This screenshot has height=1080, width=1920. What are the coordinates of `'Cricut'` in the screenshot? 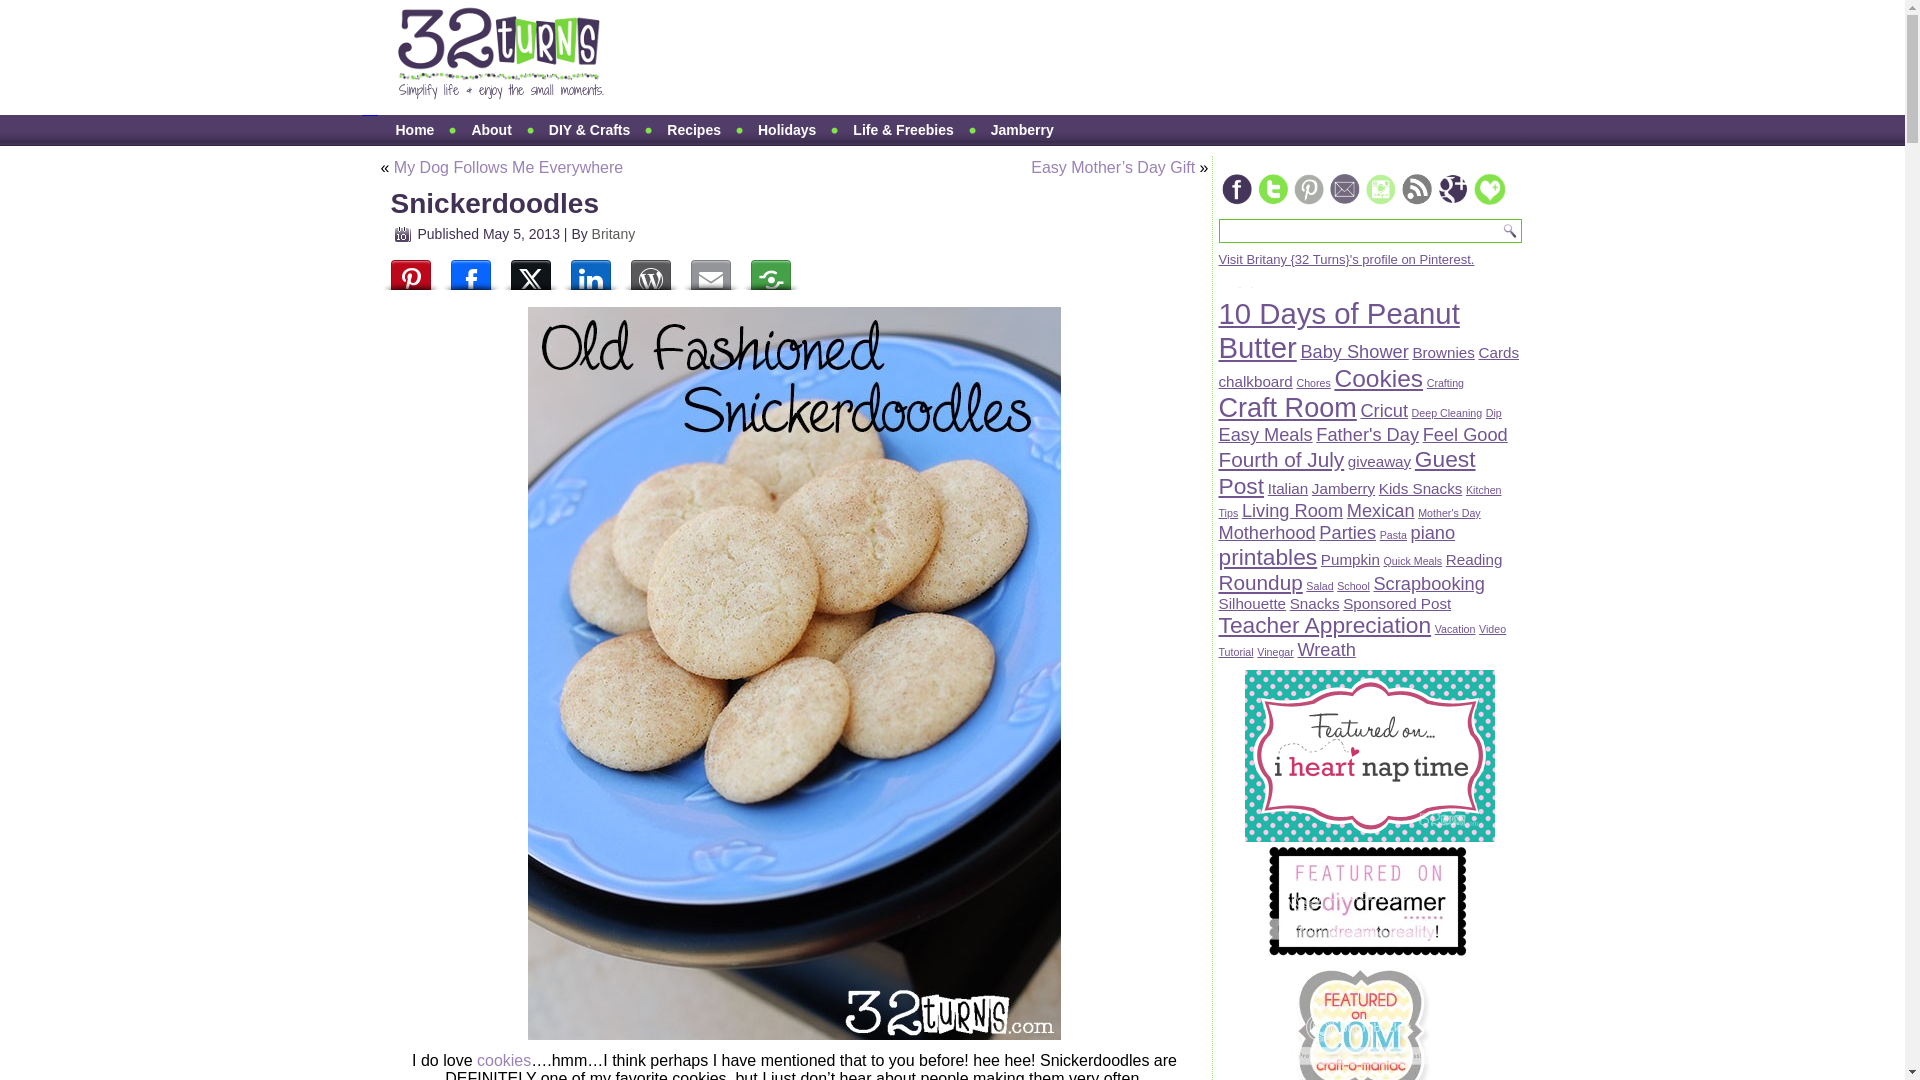 It's located at (1359, 409).